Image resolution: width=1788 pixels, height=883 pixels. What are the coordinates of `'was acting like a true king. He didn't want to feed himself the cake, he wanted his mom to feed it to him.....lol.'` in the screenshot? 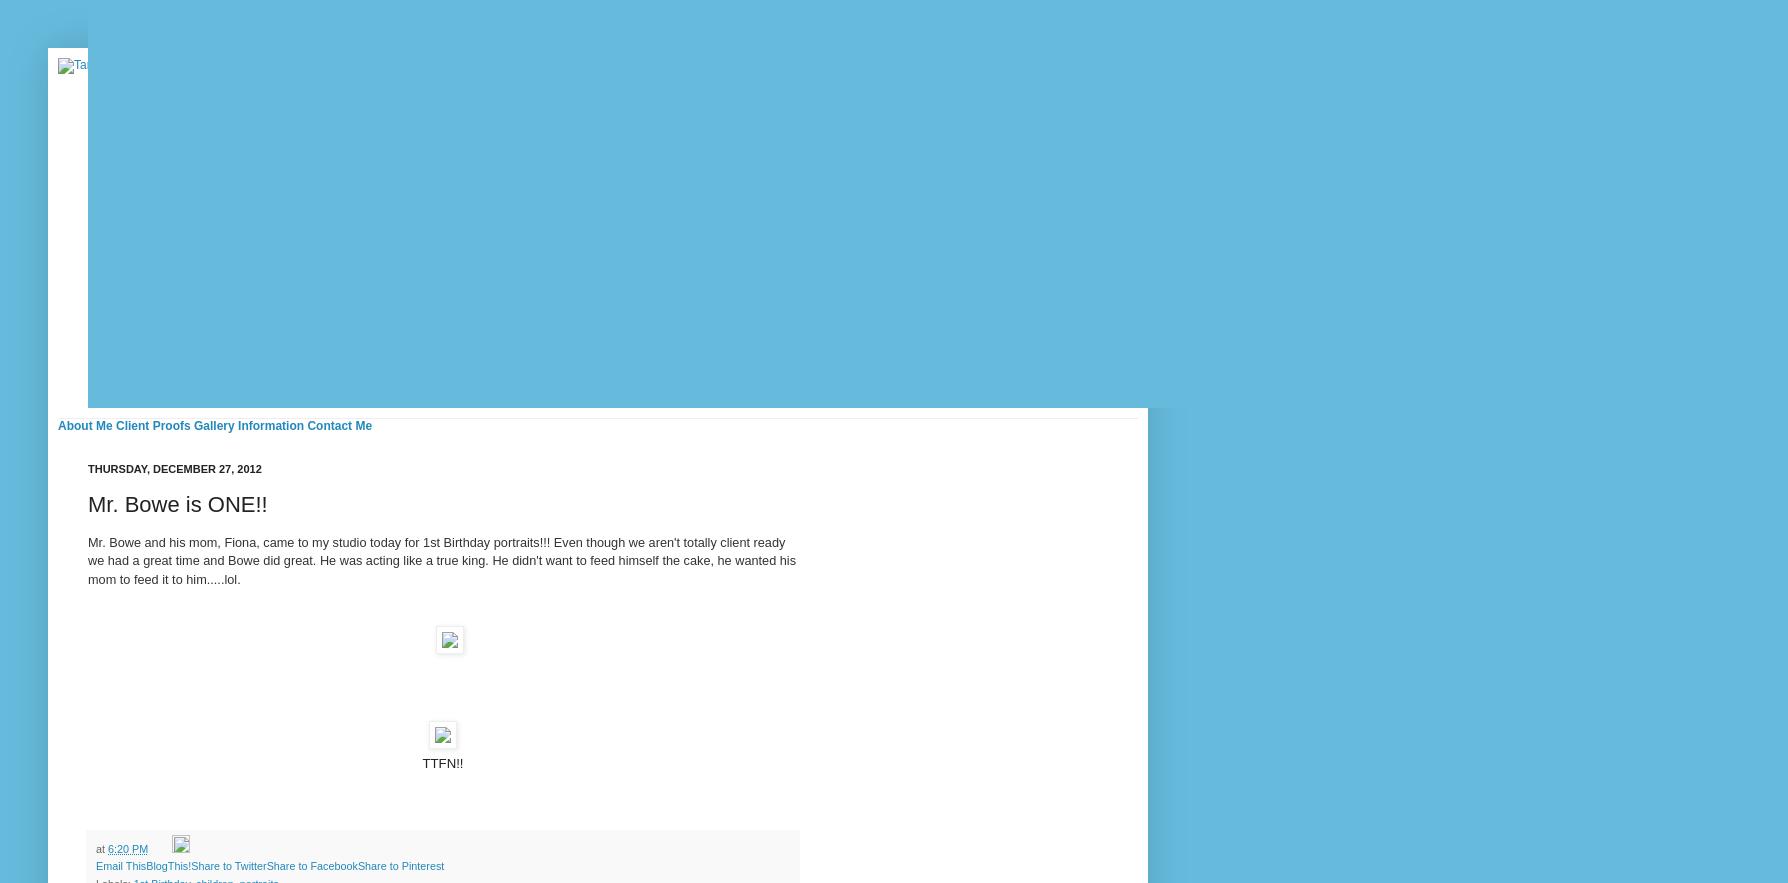 It's located at (440, 569).